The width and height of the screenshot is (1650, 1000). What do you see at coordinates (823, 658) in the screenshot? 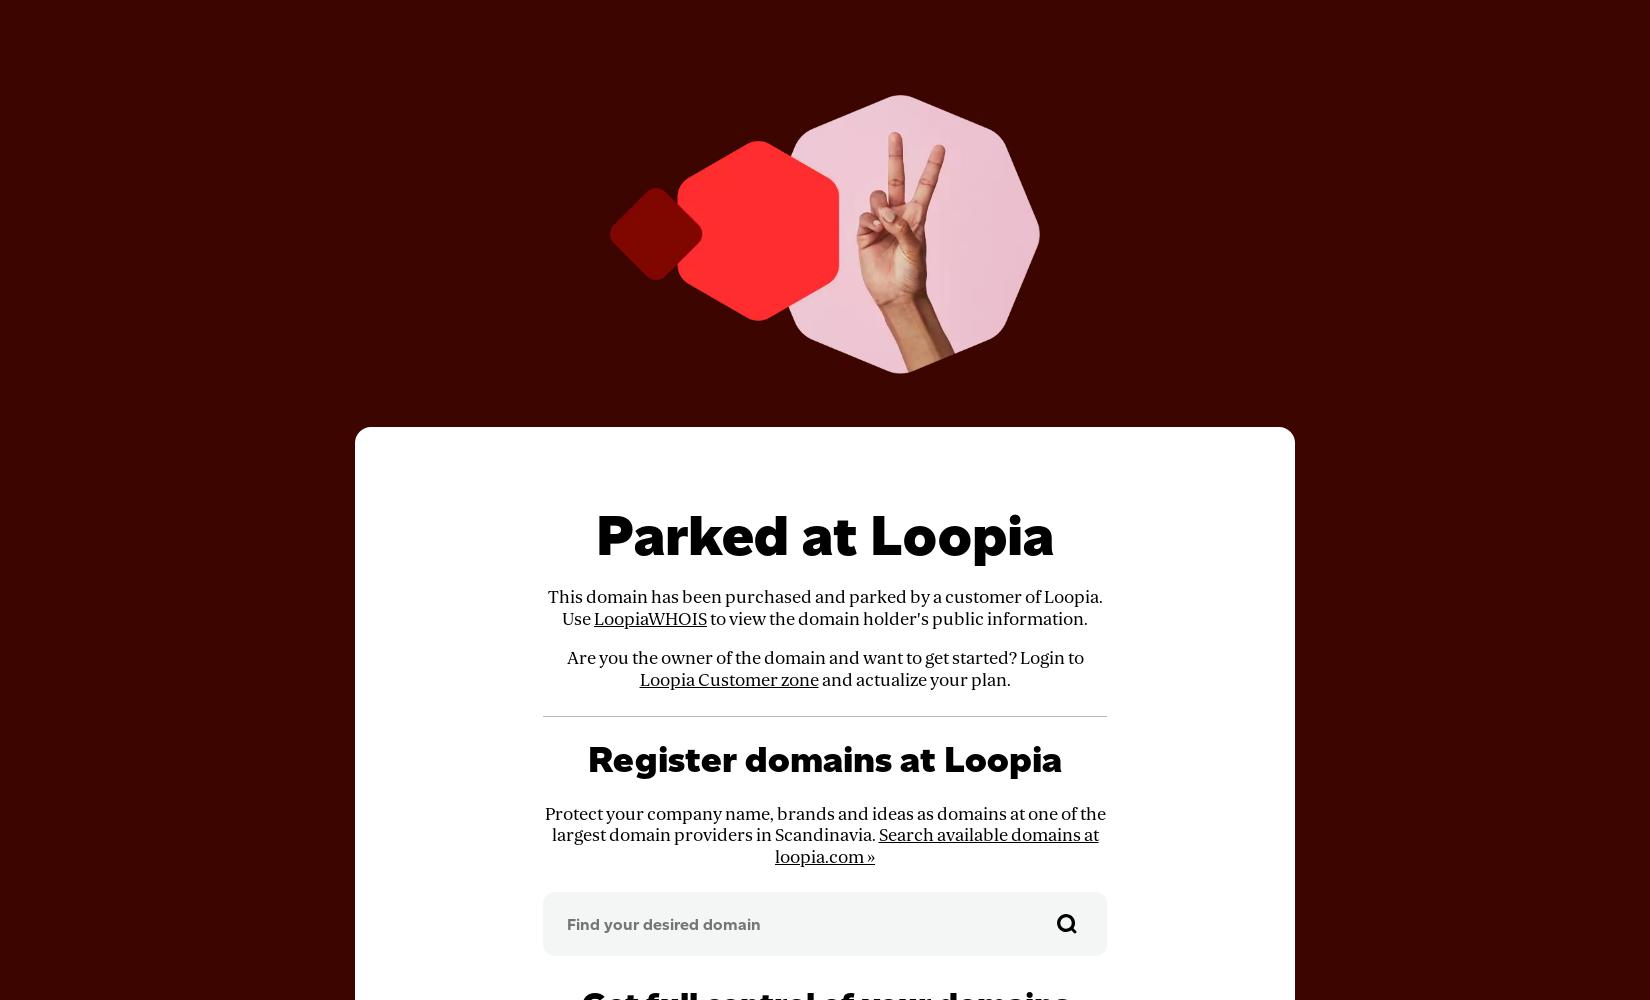
I see `'Are you the owner of the domain and want to get started? Login to'` at bounding box center [823, 658].